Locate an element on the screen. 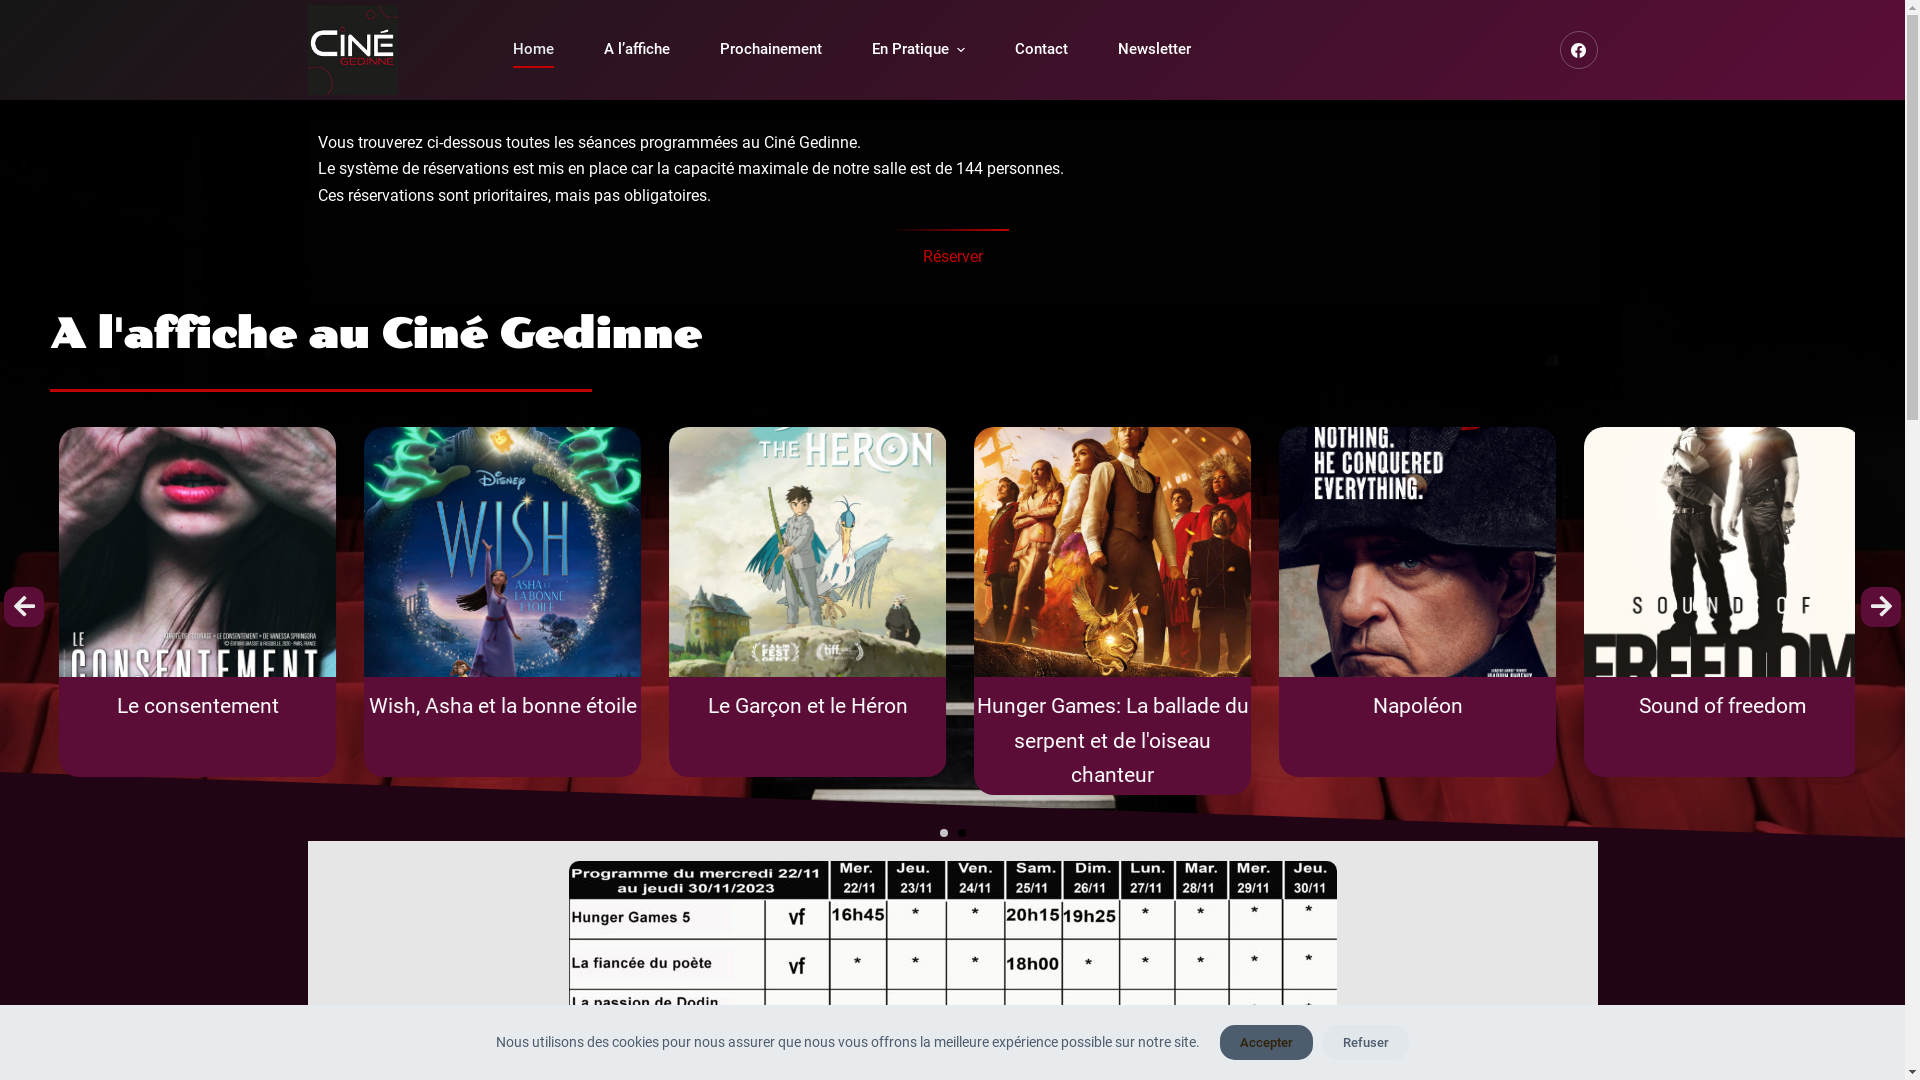 This screenshot has width=1920, height=1080. 'En Pratique' is located at coordinates (916, 48).